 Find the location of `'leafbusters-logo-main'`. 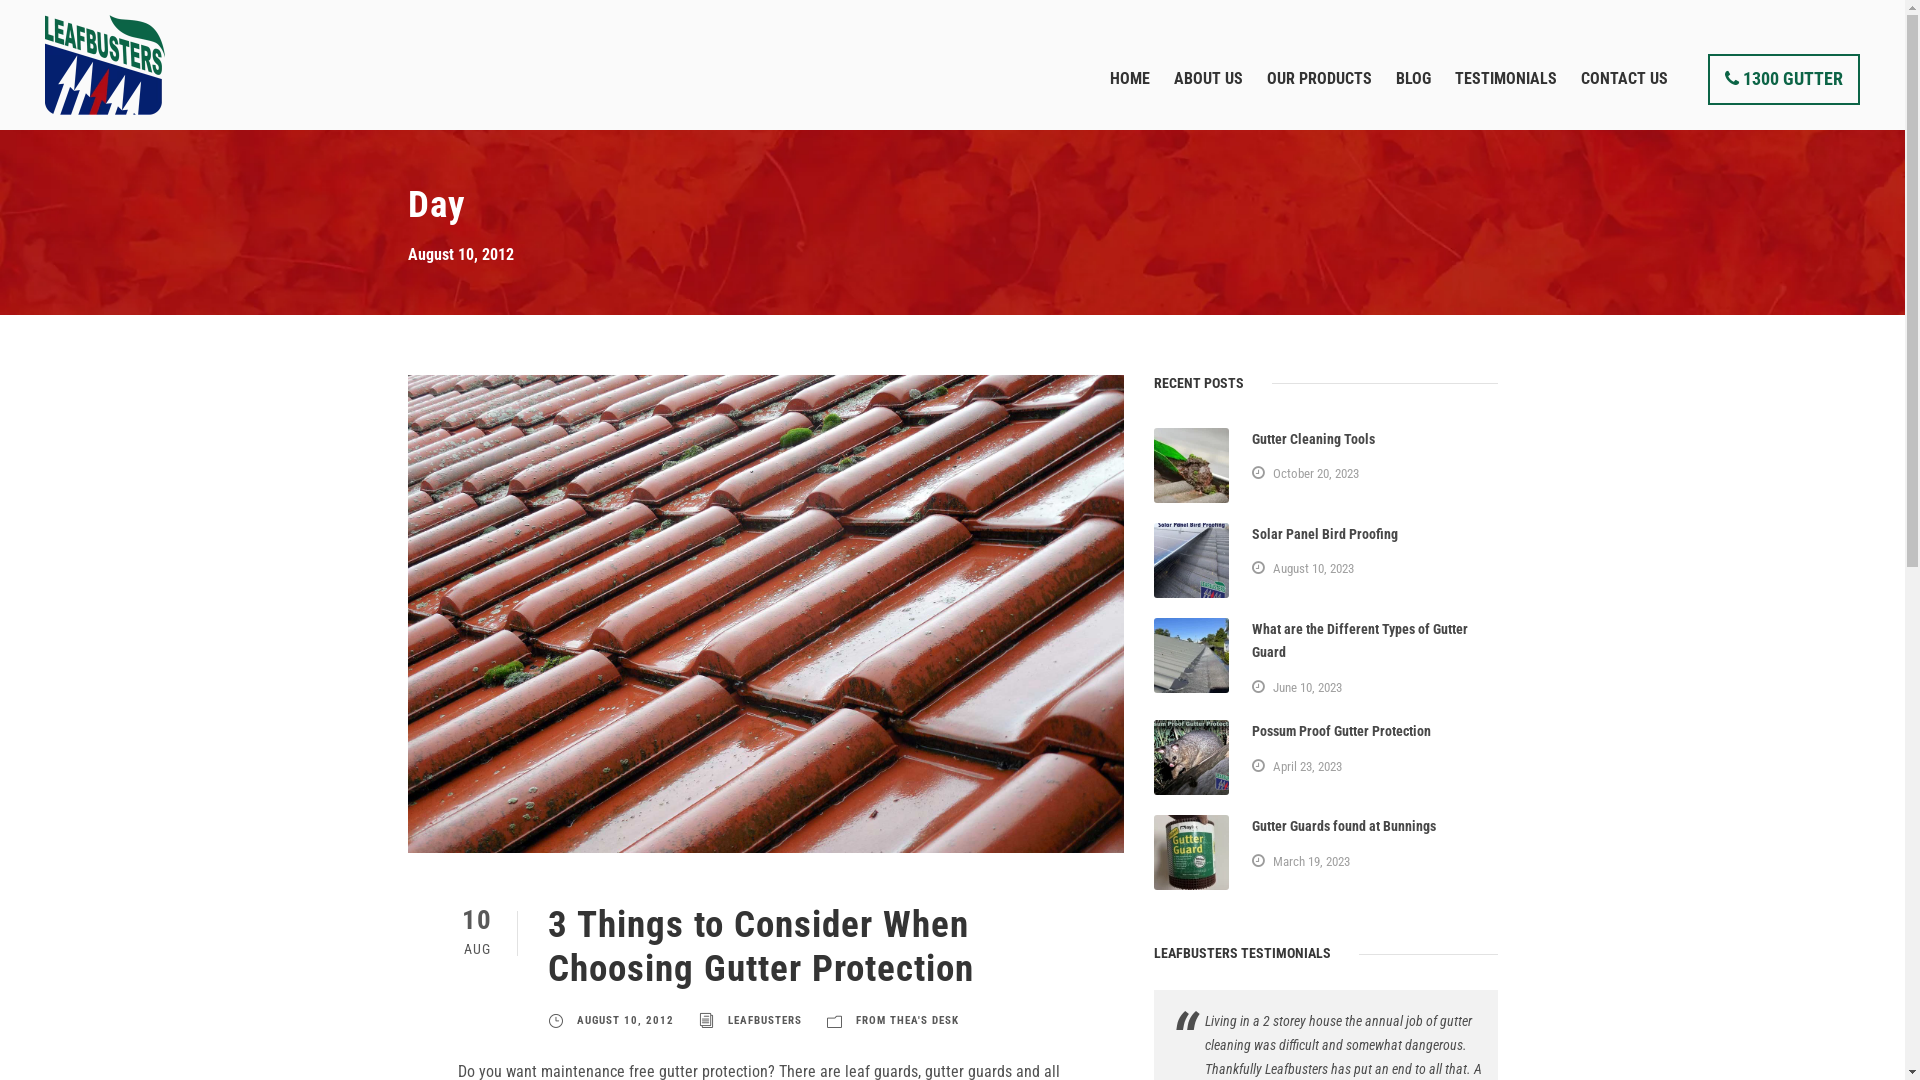

'leafbusters-logo-main' is located at coordinates (44, 64).